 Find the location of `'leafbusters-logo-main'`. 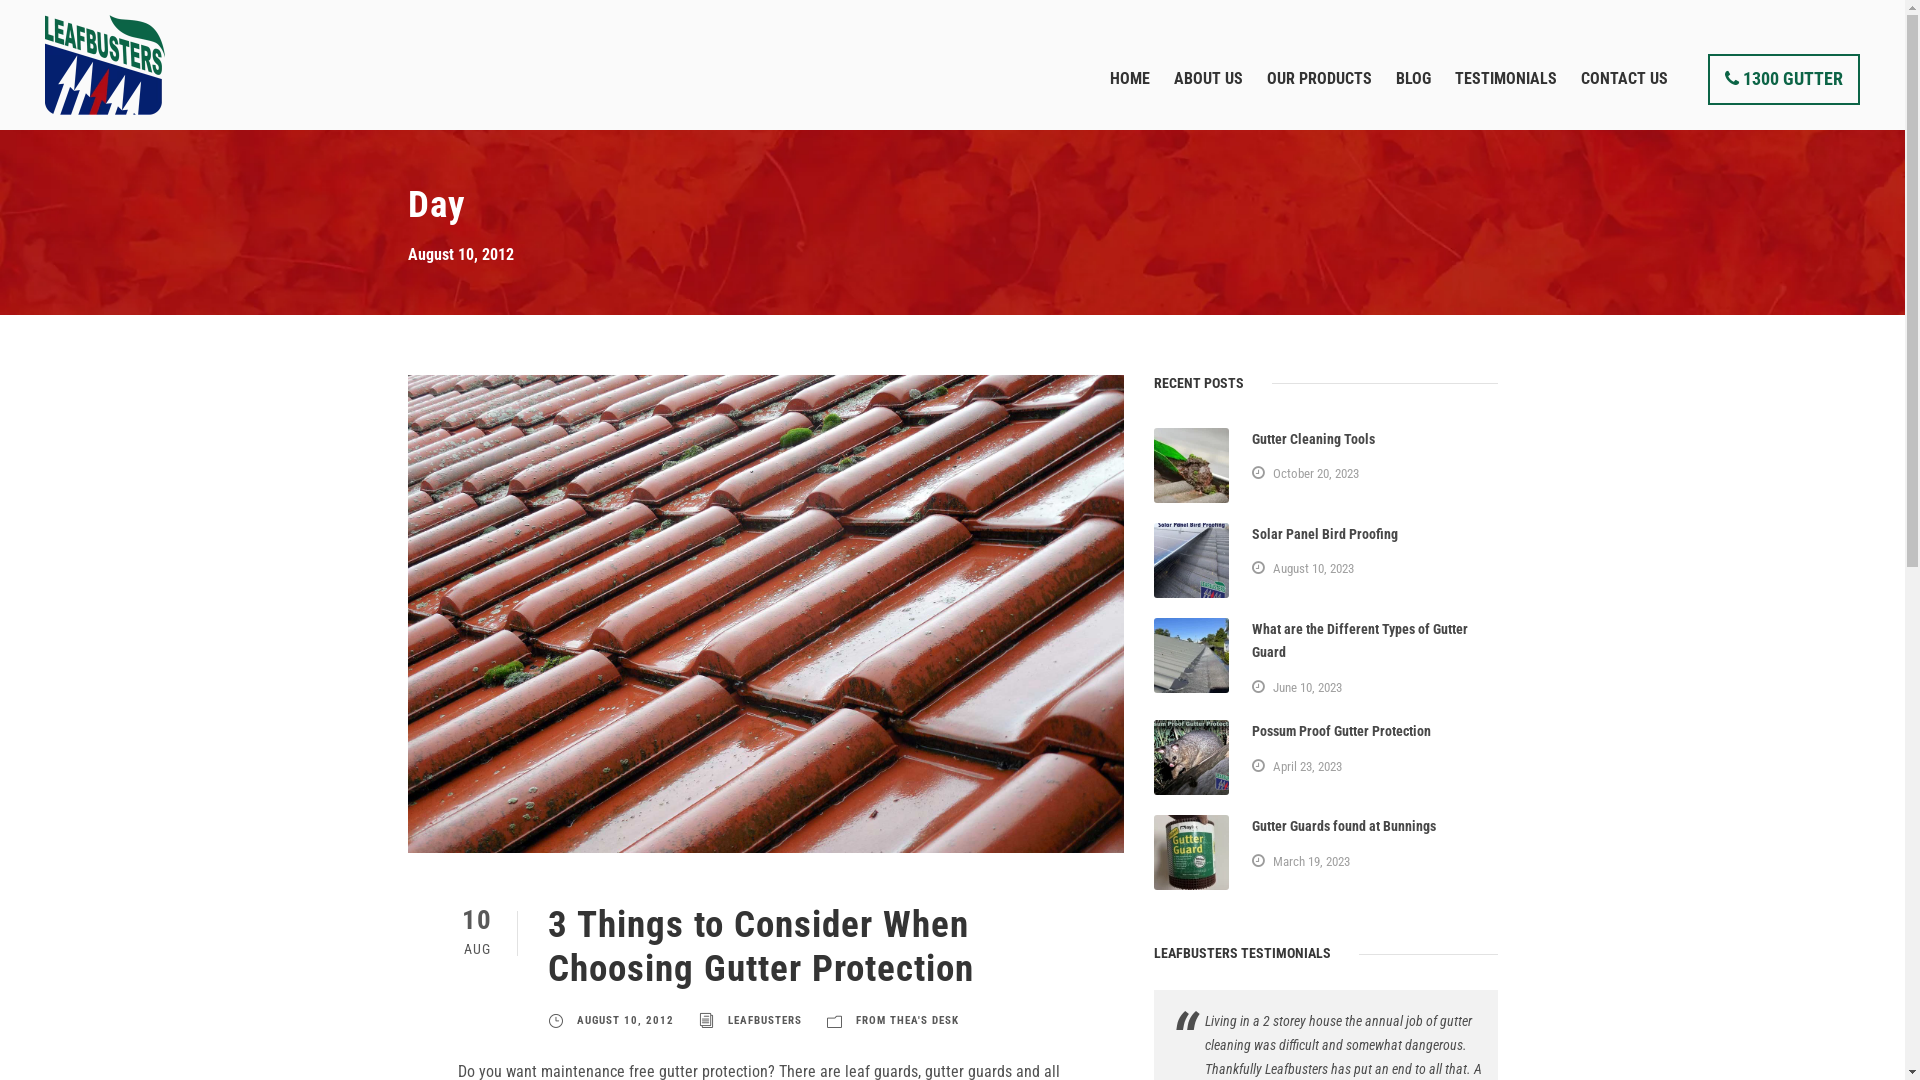

'leafbusters-logo-main' is located at coordinates (44, 64).